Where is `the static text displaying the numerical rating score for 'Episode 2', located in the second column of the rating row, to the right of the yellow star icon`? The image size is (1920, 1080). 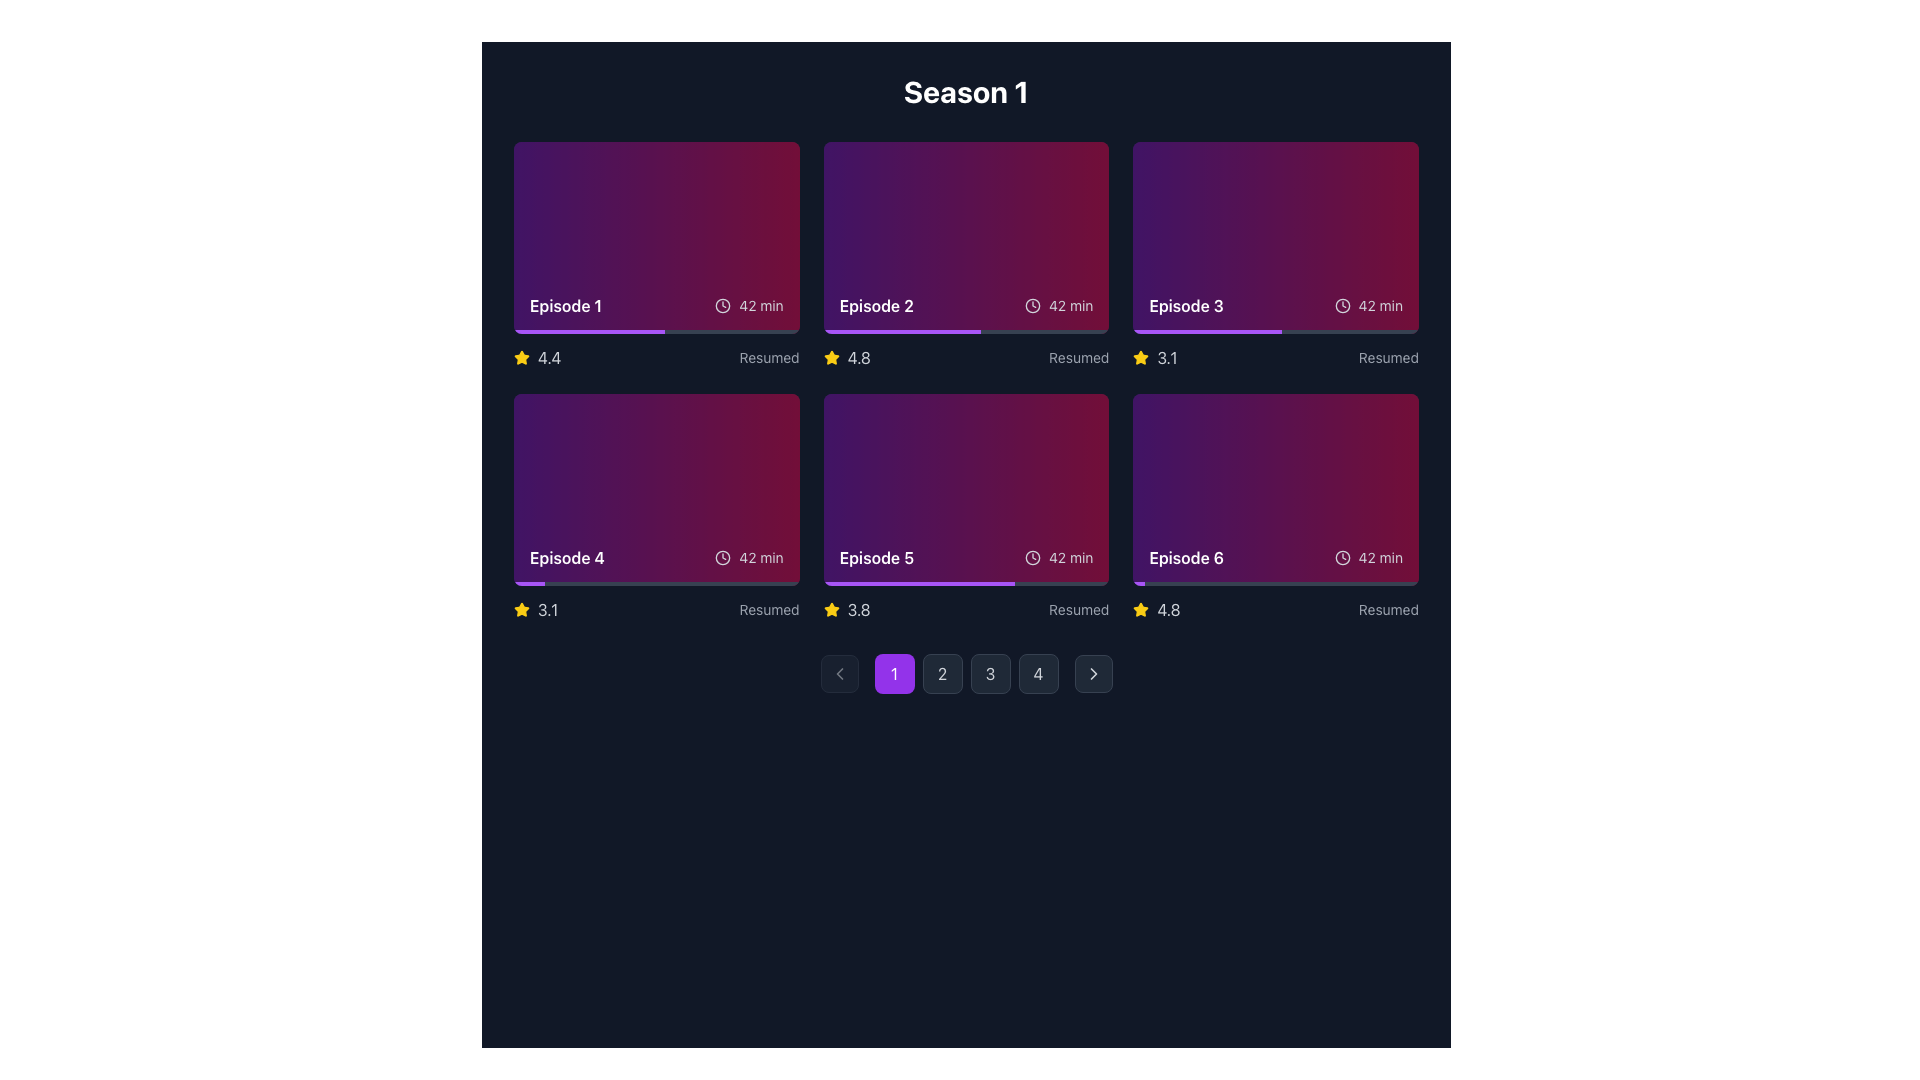 the static text displaying the numerical rating score for 'Episode 2', located in the second column of the rating row, to the right of the yellow star icon is located at coordinates (859, 357).